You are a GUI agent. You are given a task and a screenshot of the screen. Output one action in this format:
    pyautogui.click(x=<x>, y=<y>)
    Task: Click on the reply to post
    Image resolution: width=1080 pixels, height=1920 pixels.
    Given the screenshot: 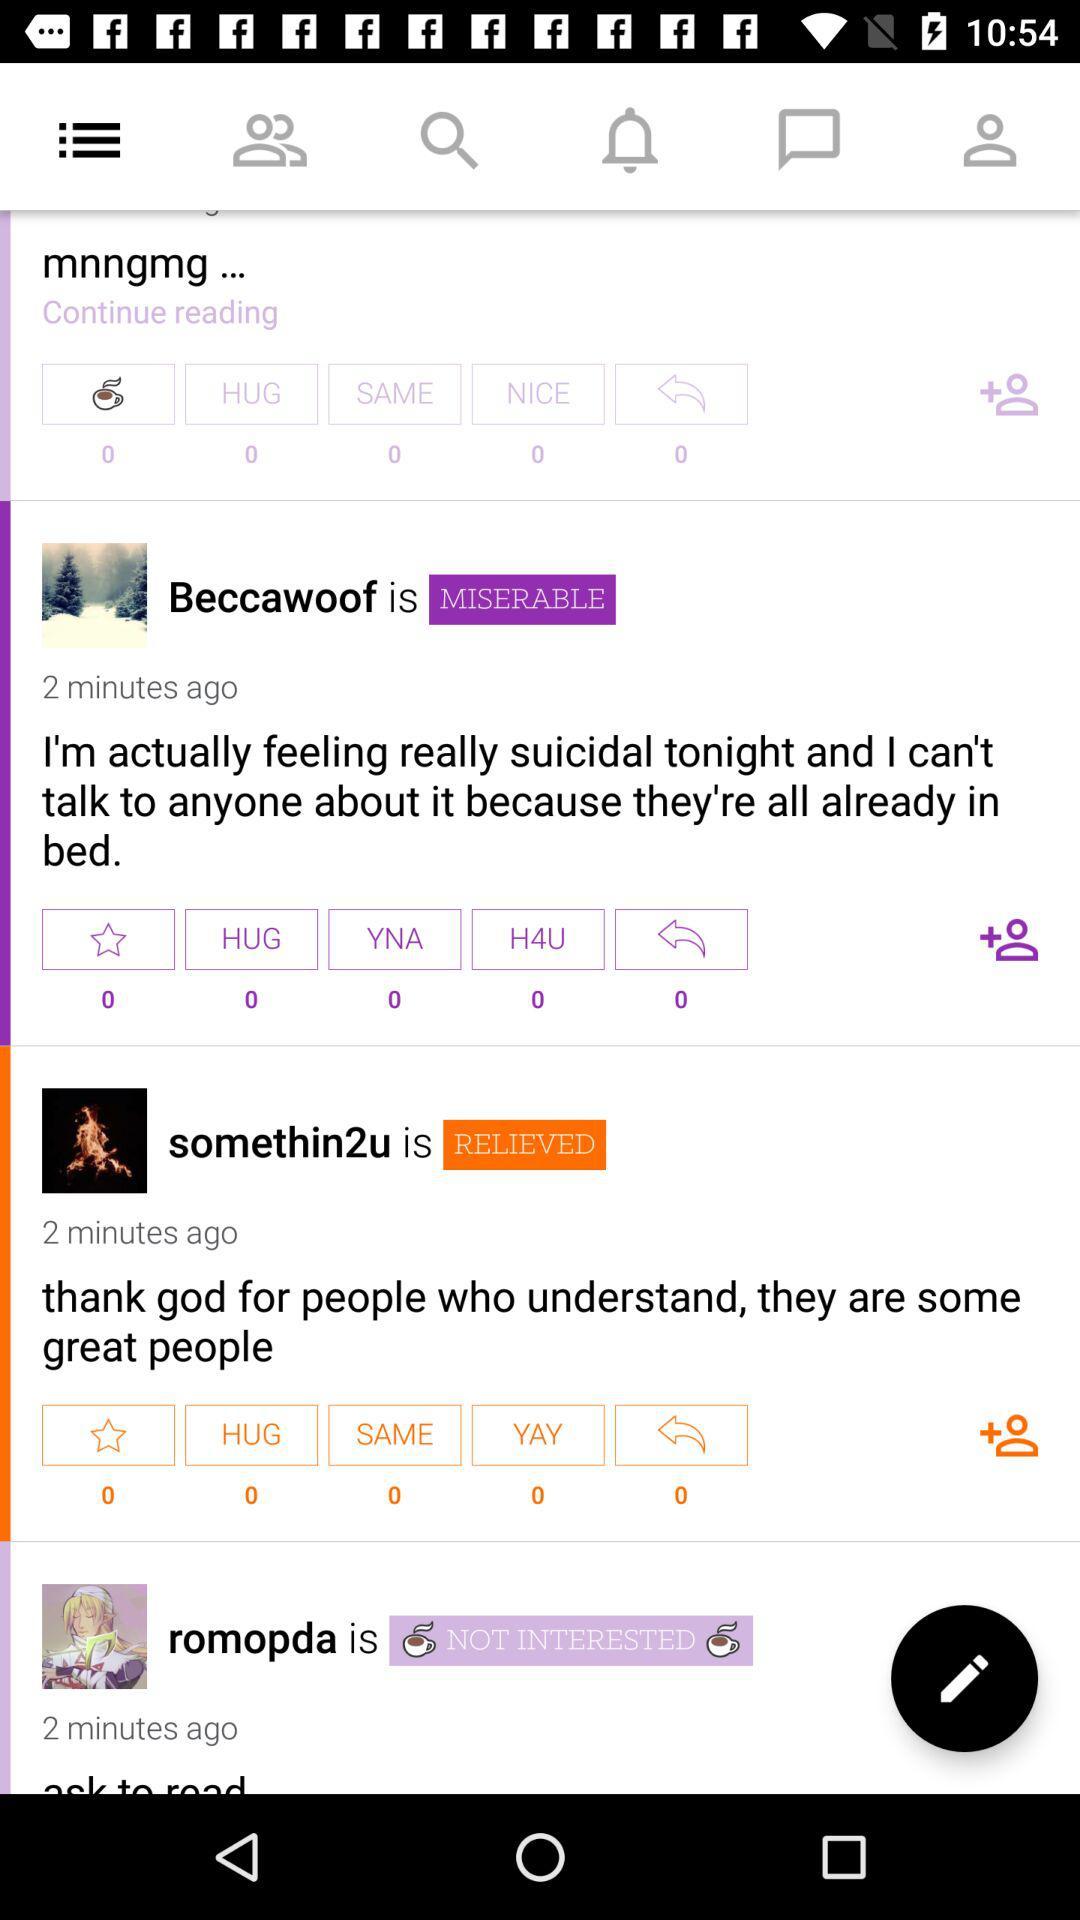 What is the action you would take?
    pyautogui.click(x=680, y=1434)
    